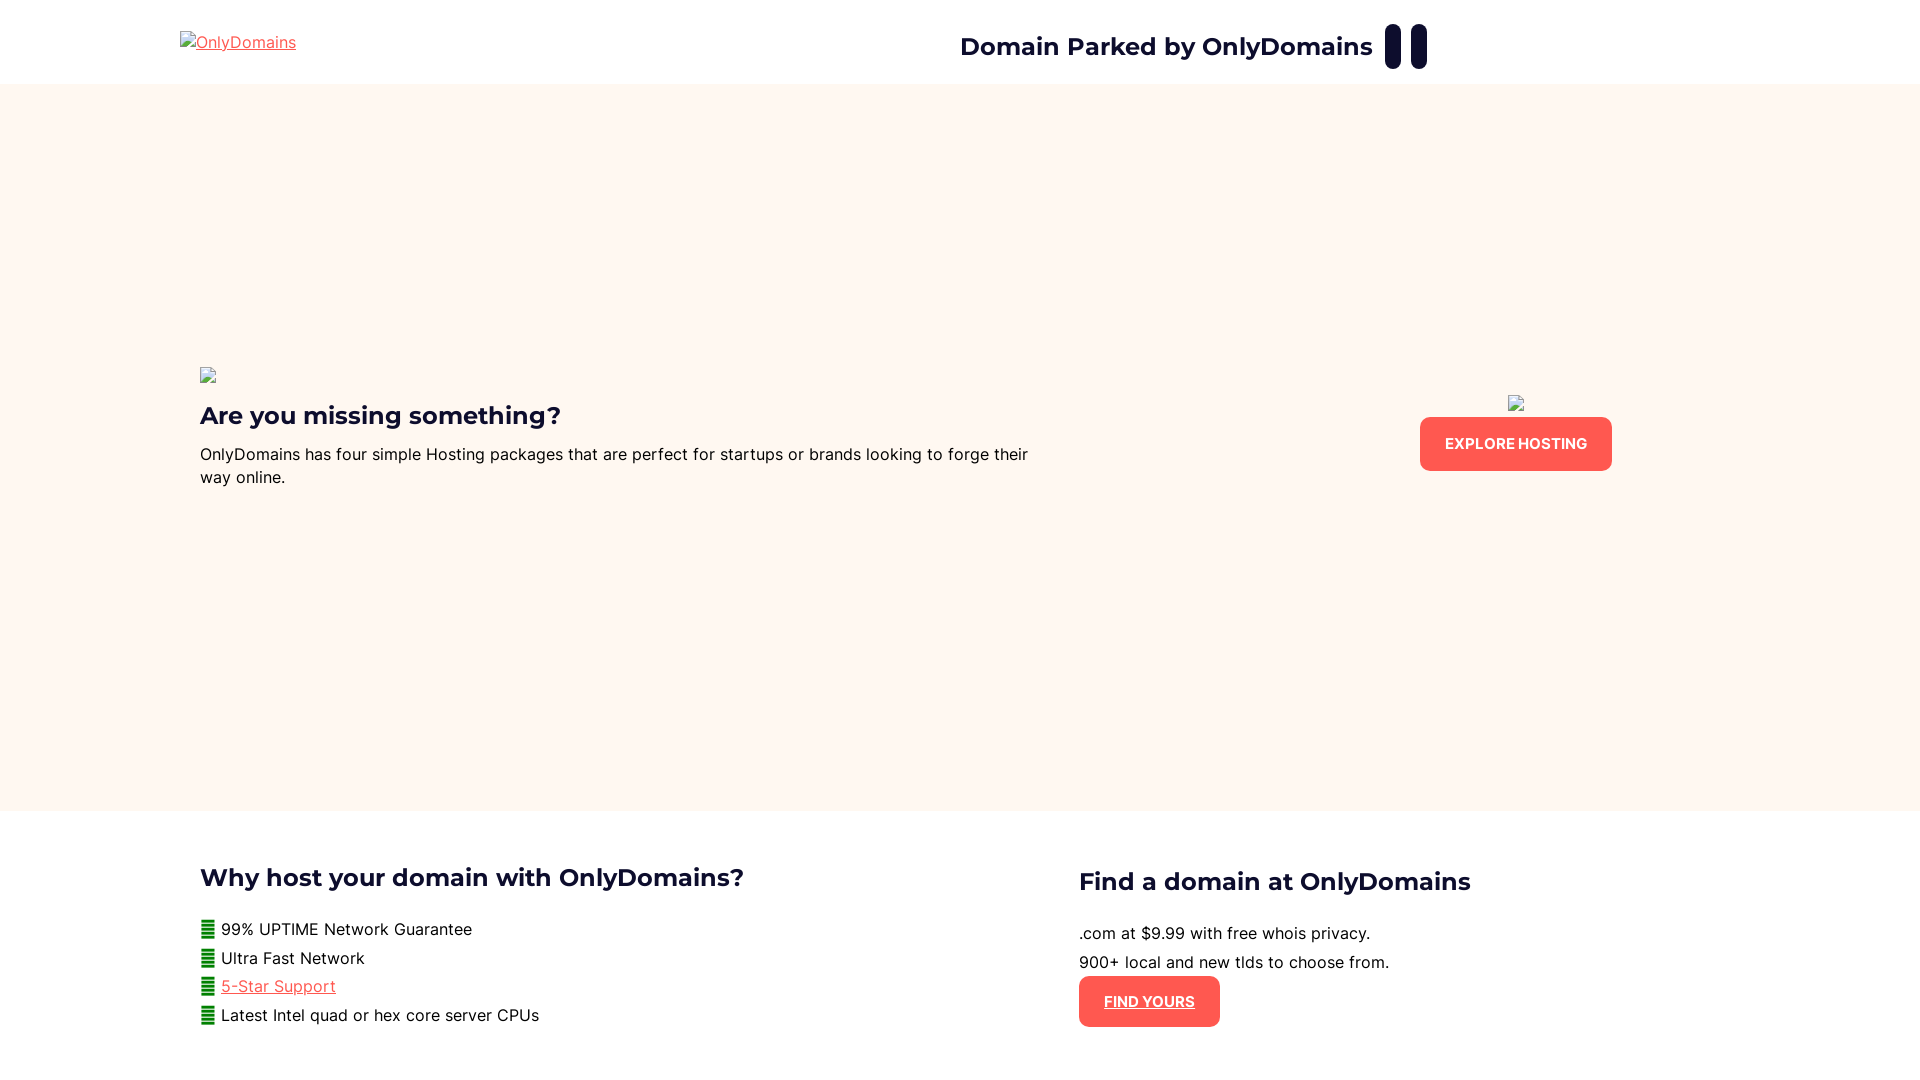 This screenshot has width=1920, height=1080. I want to click on 'EXPLORE HOSTING', so click(1516, 442).